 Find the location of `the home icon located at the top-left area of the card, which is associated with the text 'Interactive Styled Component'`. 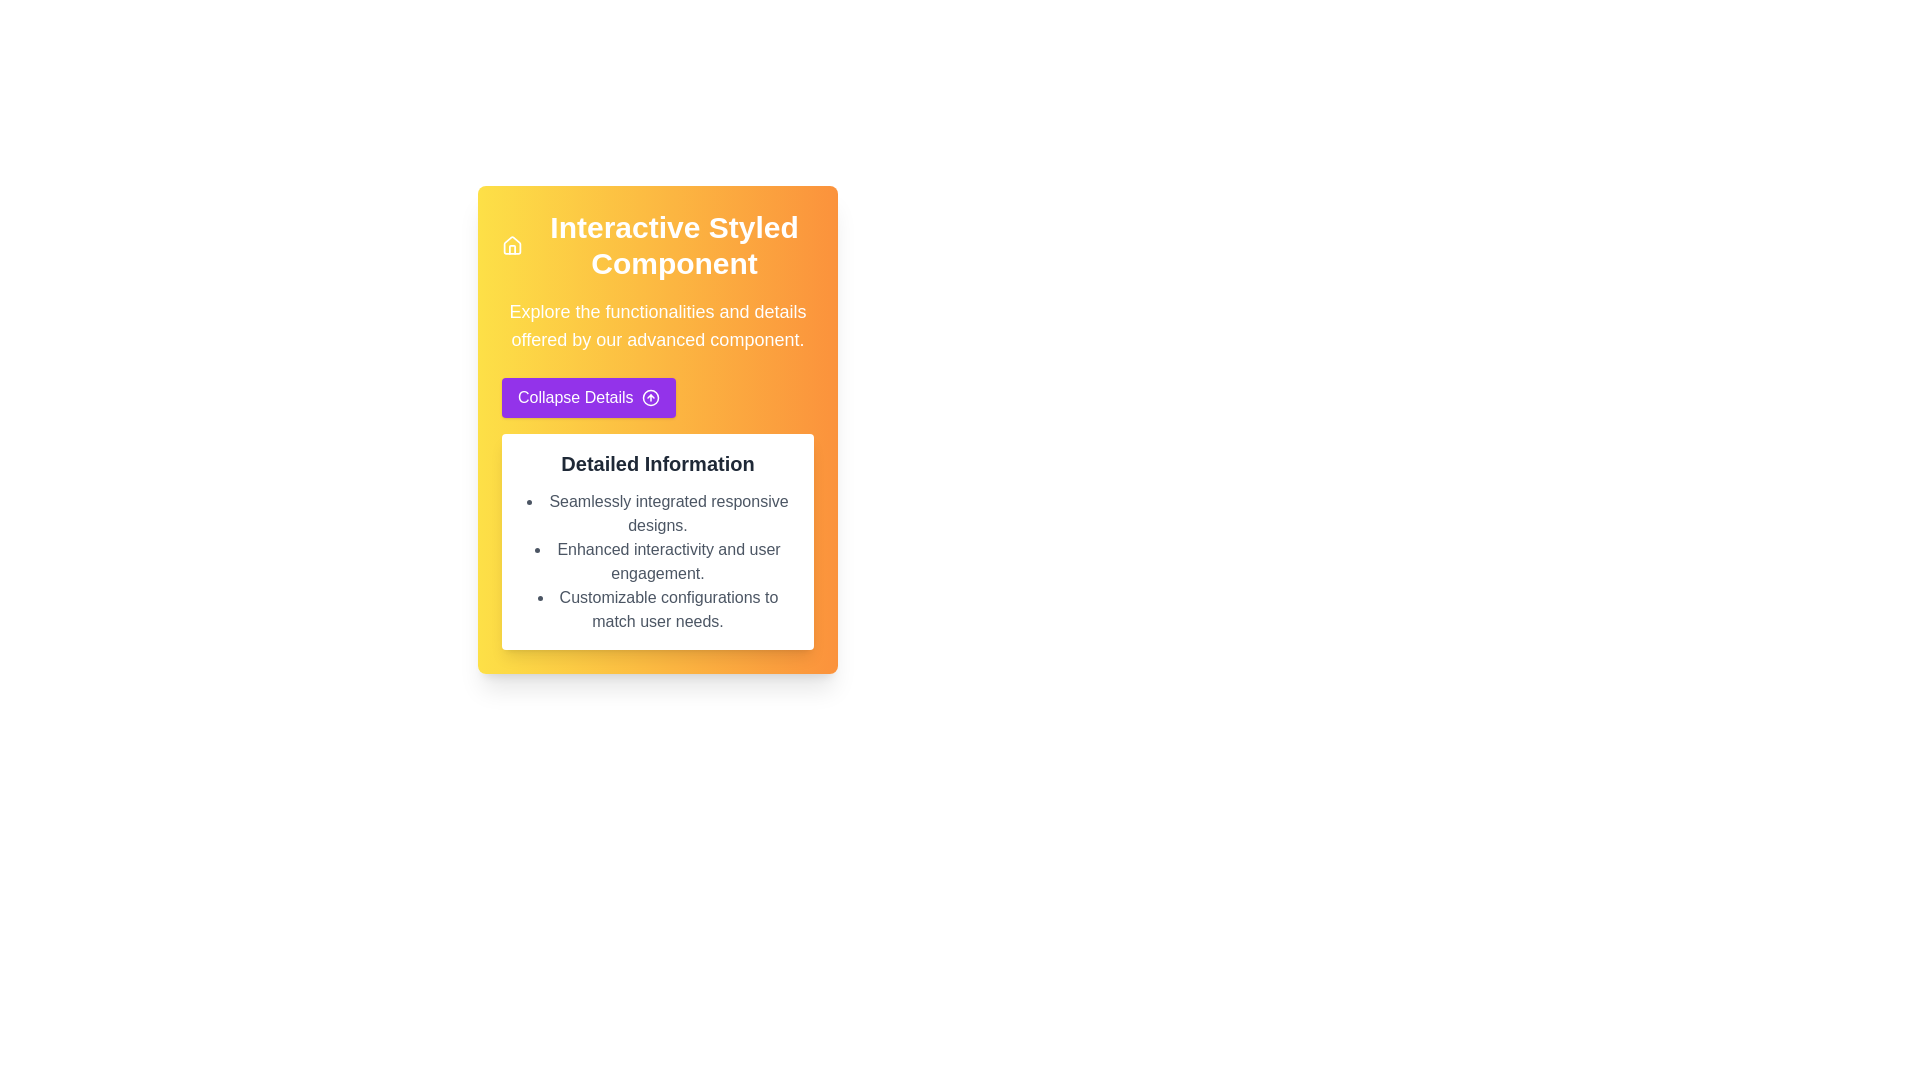

the home icon located at the top-left area of the card, which is associated with the text 'Interactive Styled Component' is located at coordinates (512, 245).